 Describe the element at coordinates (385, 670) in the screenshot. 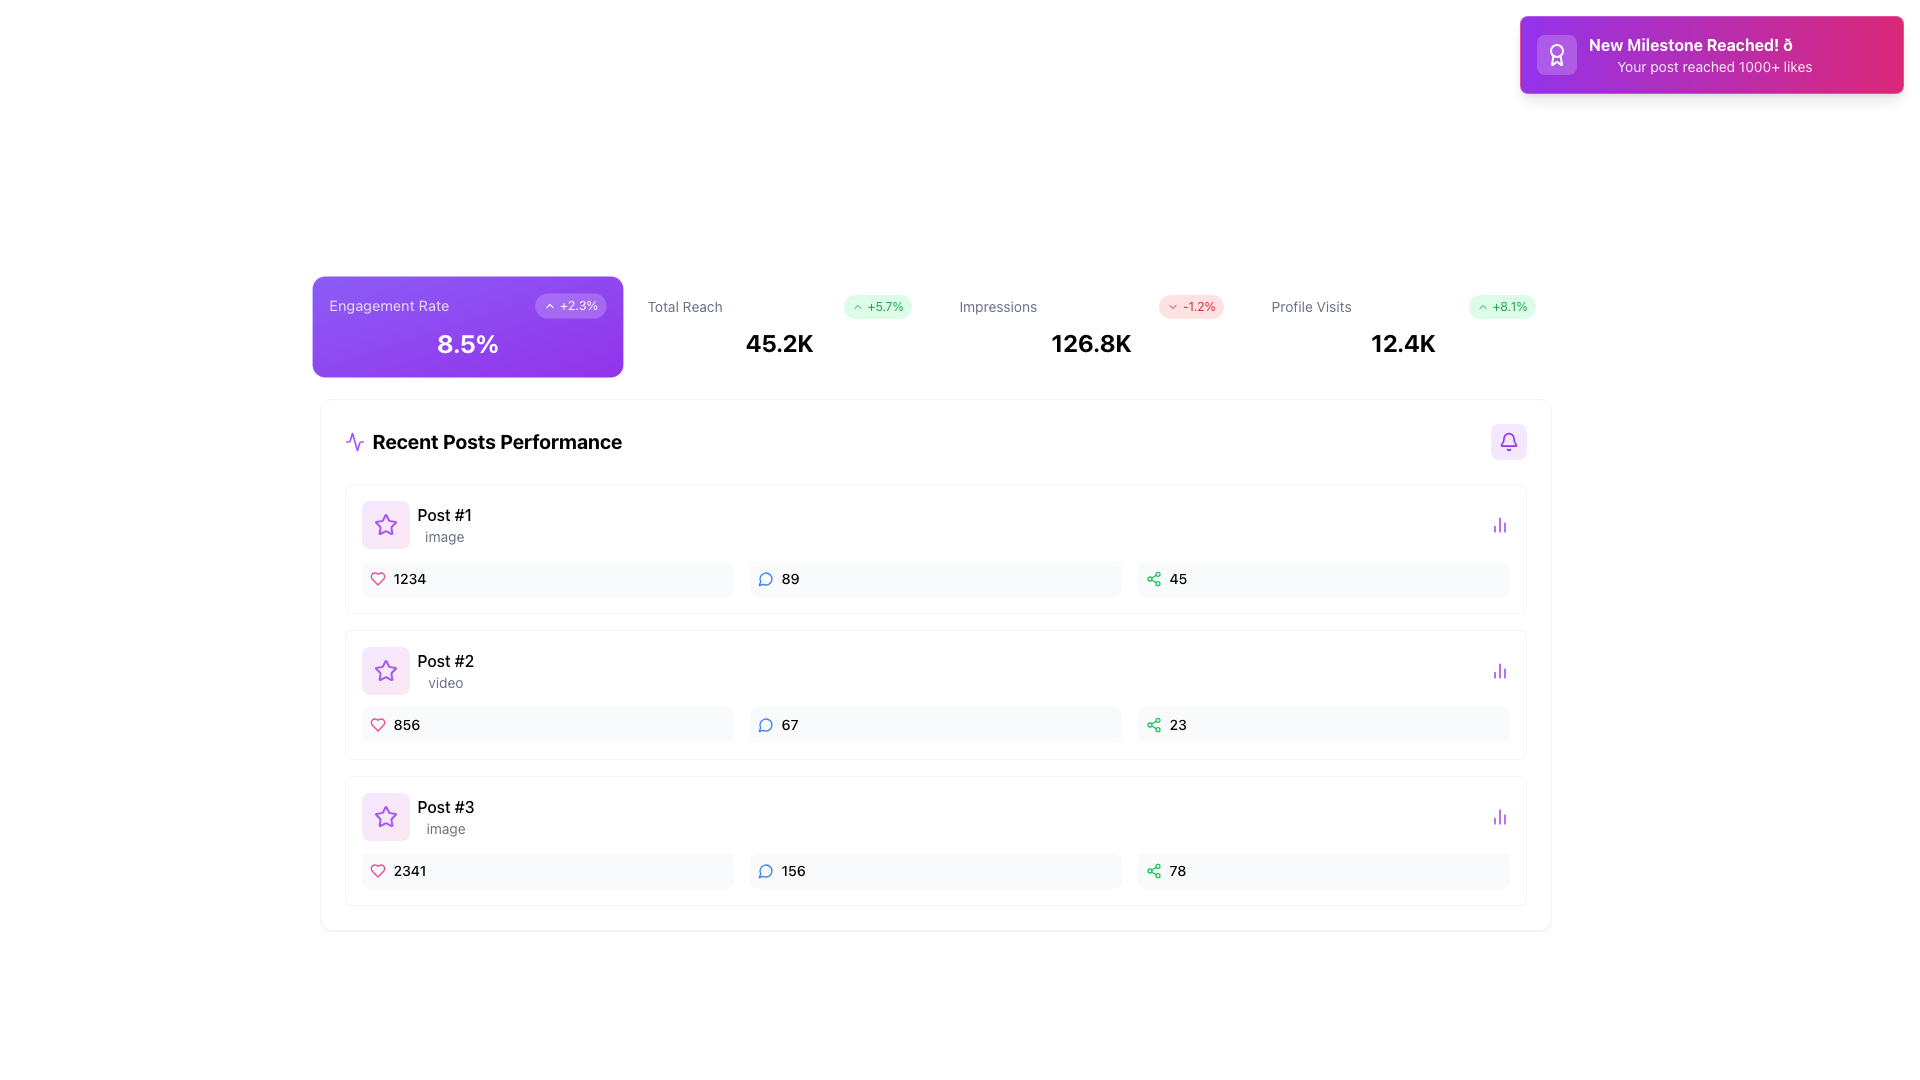

I see `the decorative icon indicating featured or favorite status for 'Post #1' in the 'Recent Posts Performance' box` at that location.